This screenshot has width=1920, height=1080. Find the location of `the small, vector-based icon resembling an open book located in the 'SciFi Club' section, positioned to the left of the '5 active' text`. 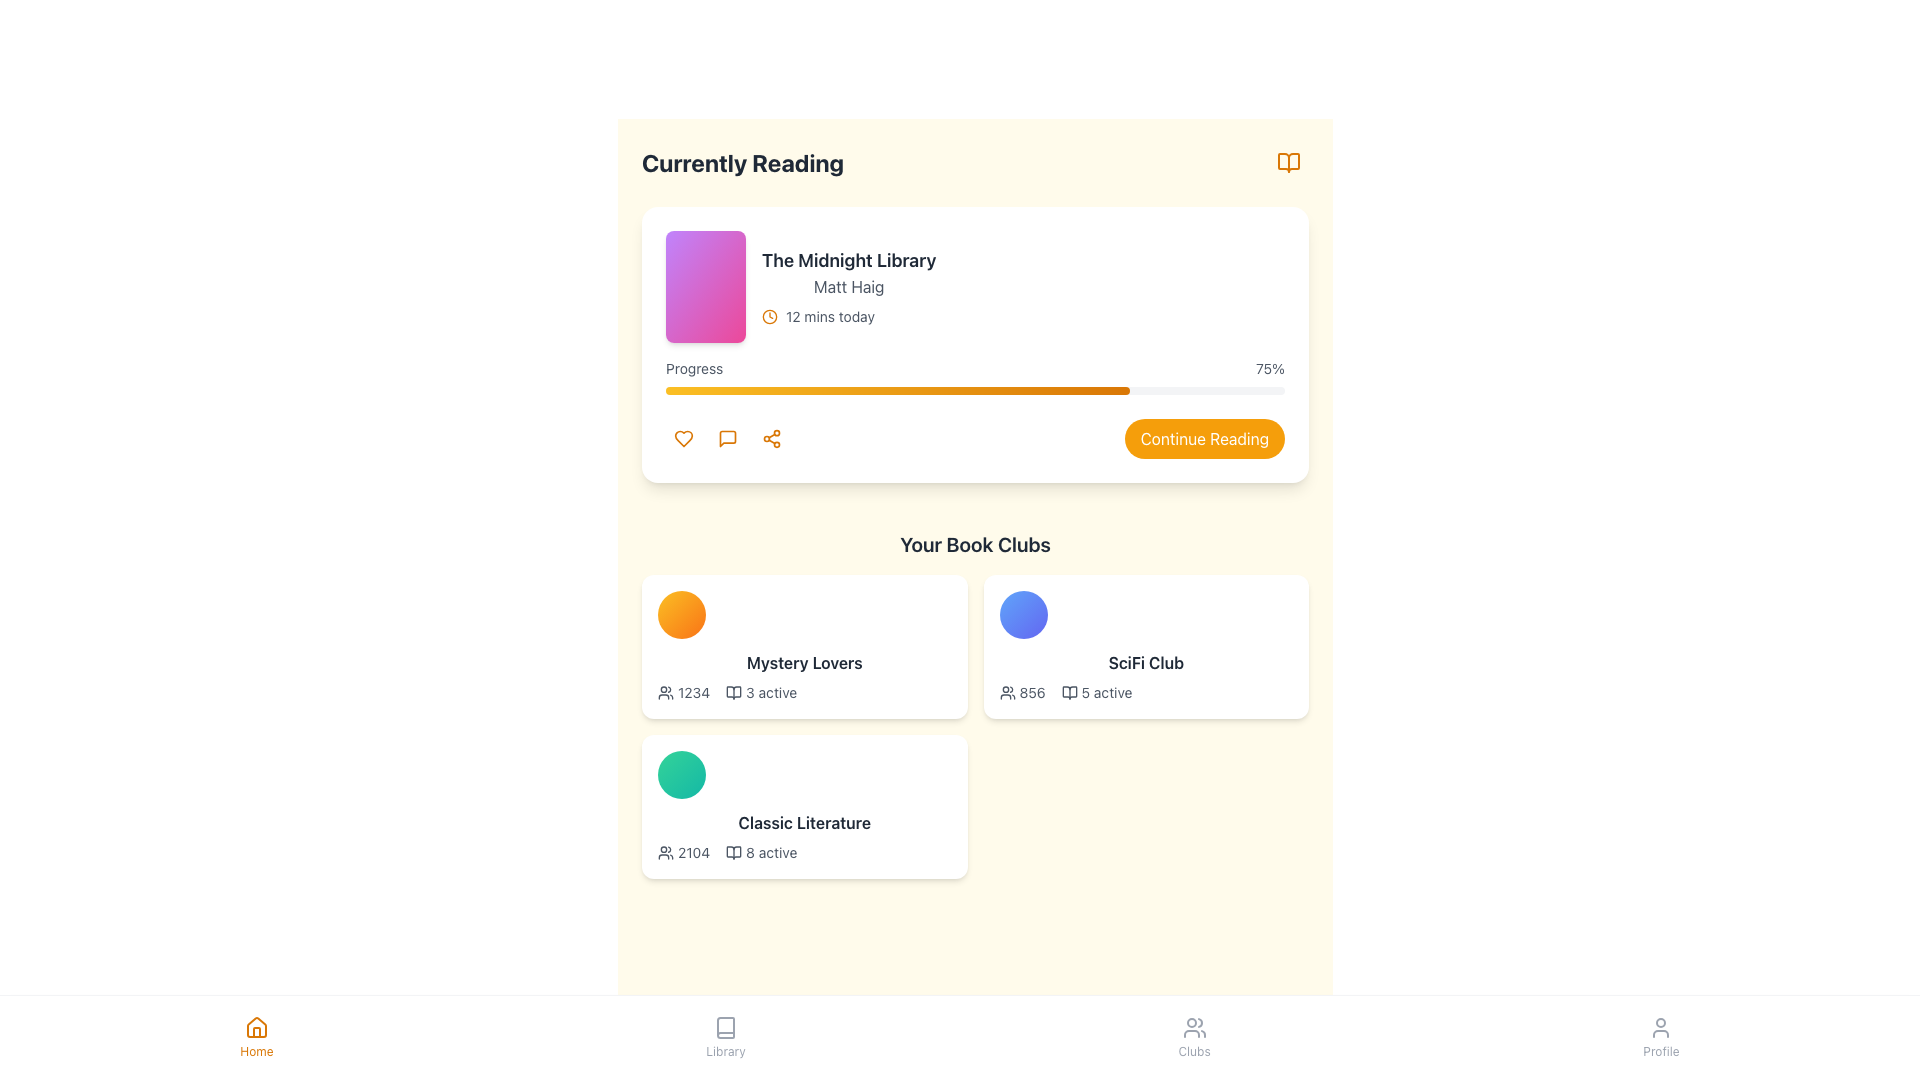

the small, vector-based icon resembling an open book located in the 'SciFi Club' section, positioned to the left of the '5 active' text is located at coordinates (1068, 692).